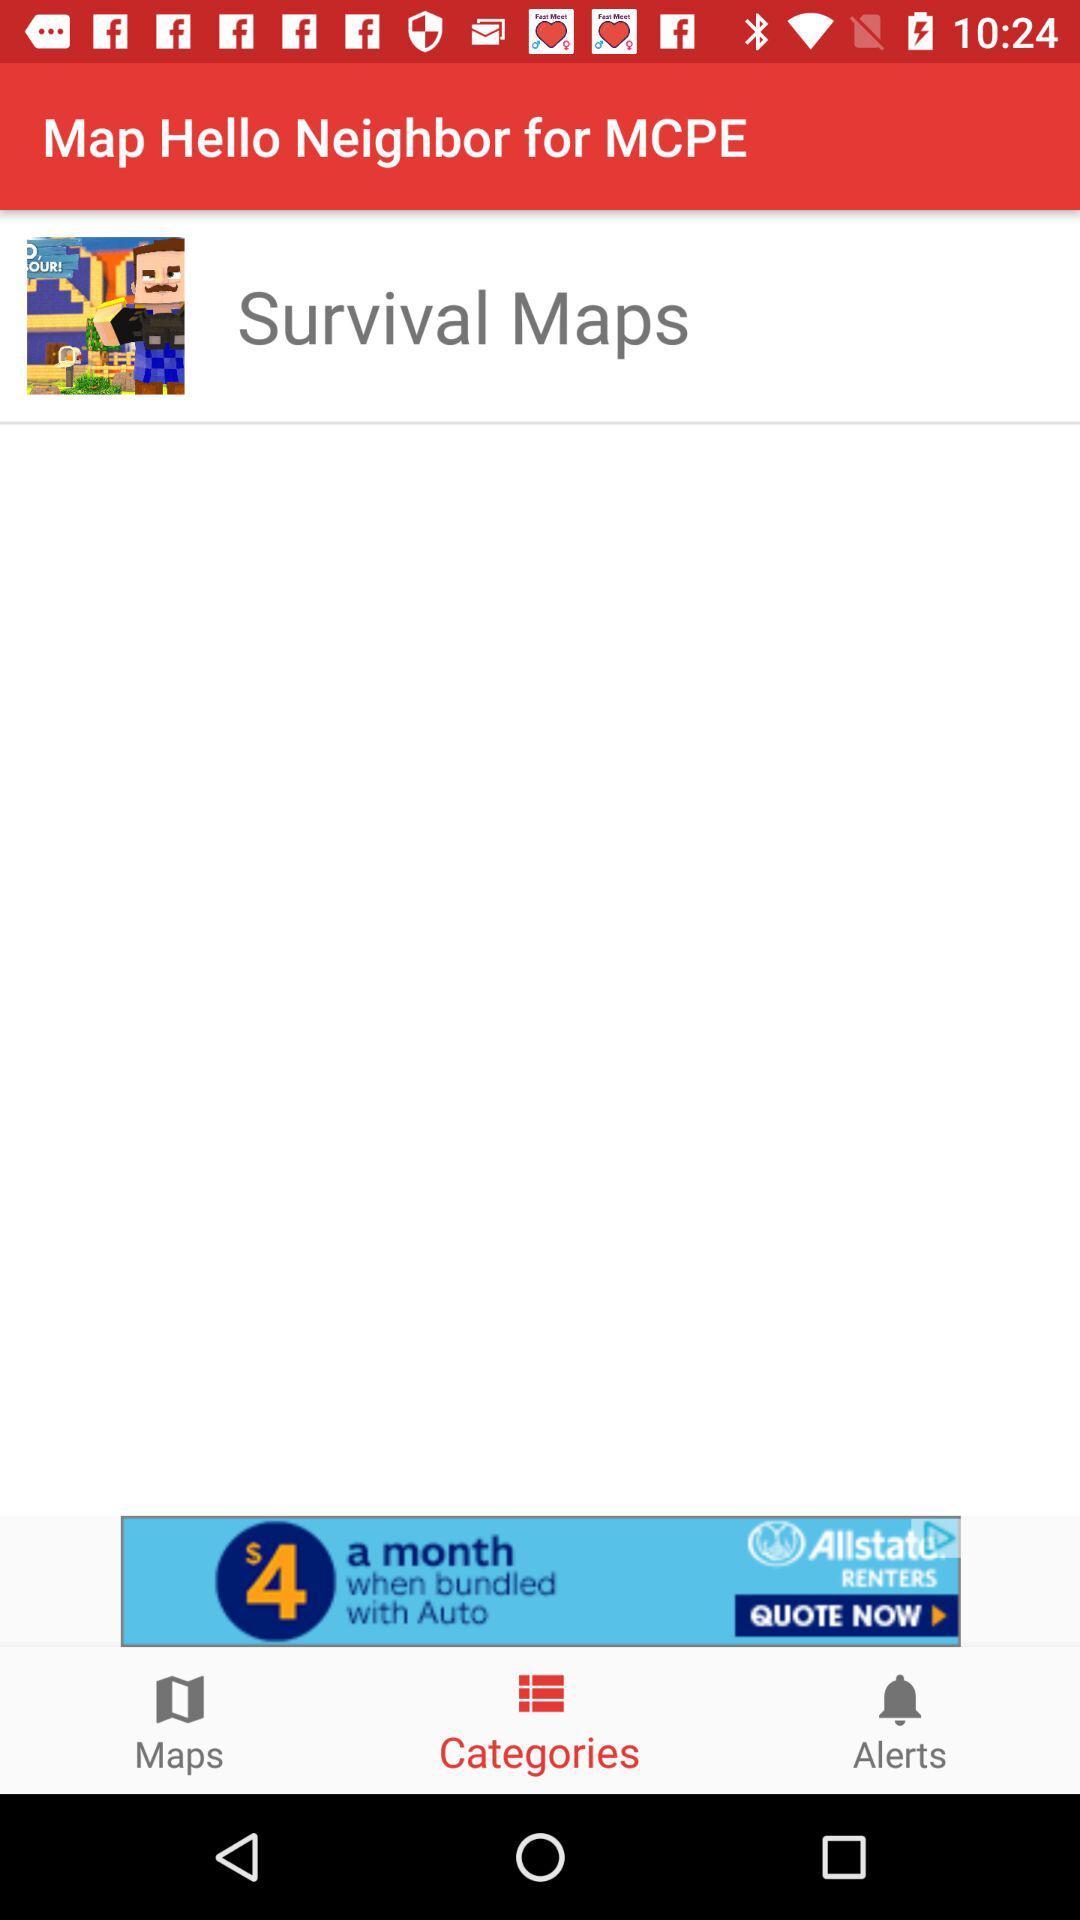  I want to click on display advertisement, so click(540, 1580).